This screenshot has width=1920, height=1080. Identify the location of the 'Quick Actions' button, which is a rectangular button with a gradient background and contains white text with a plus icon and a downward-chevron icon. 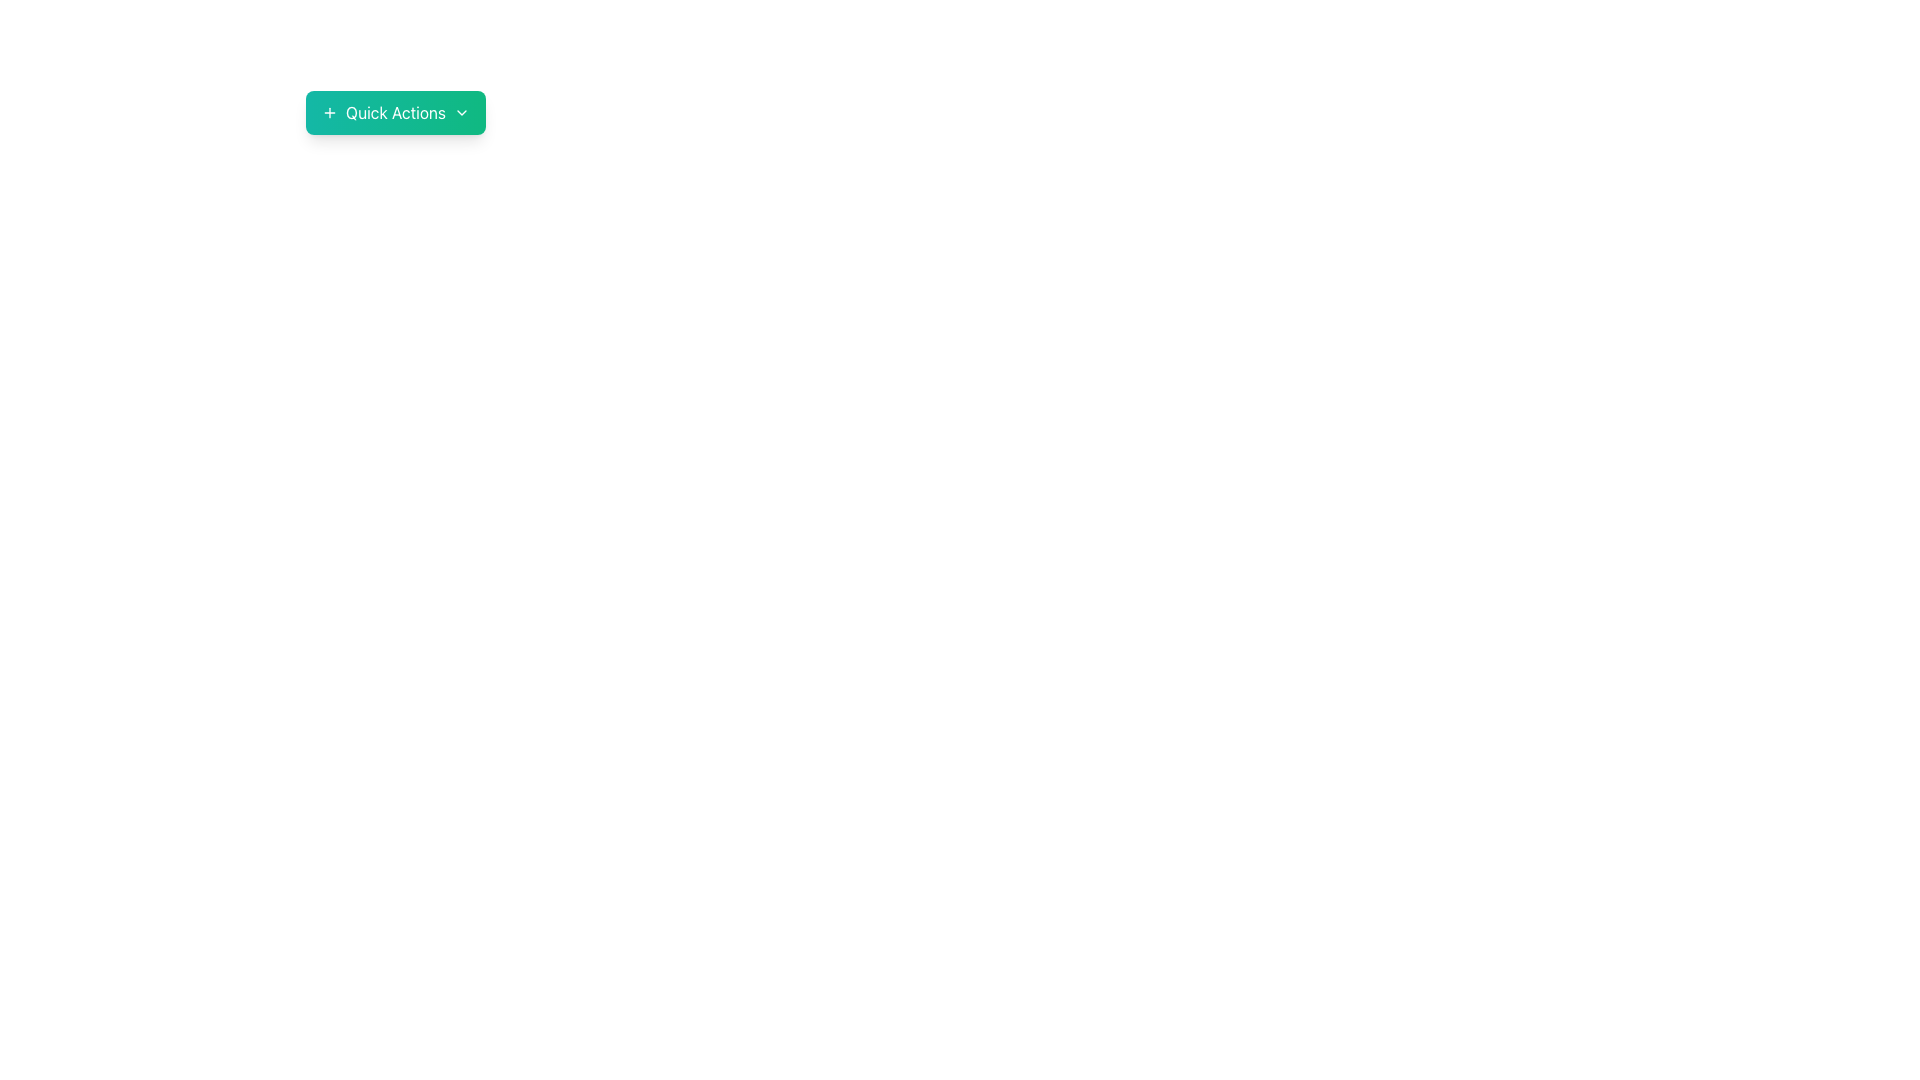
(396, 112).